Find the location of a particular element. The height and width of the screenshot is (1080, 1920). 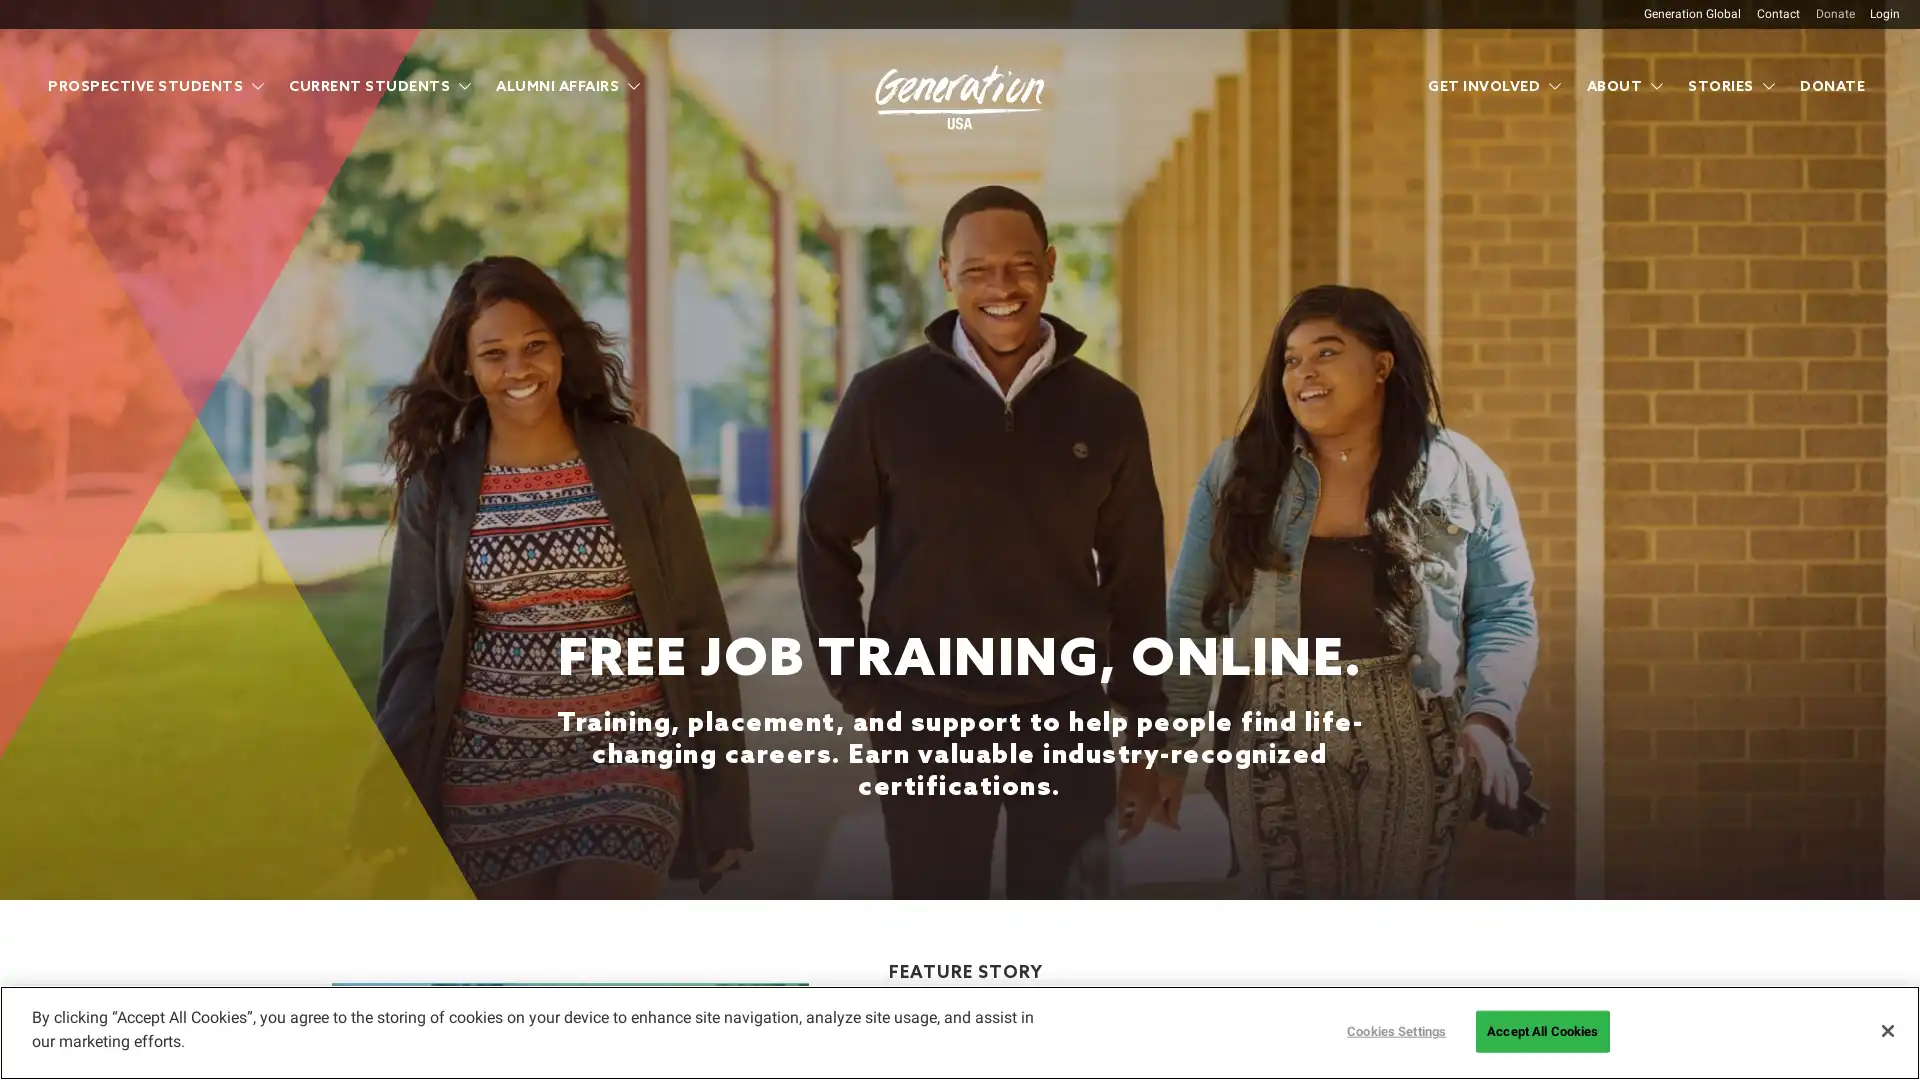

Cookies Settings is located at coordinates (1395, 1030).